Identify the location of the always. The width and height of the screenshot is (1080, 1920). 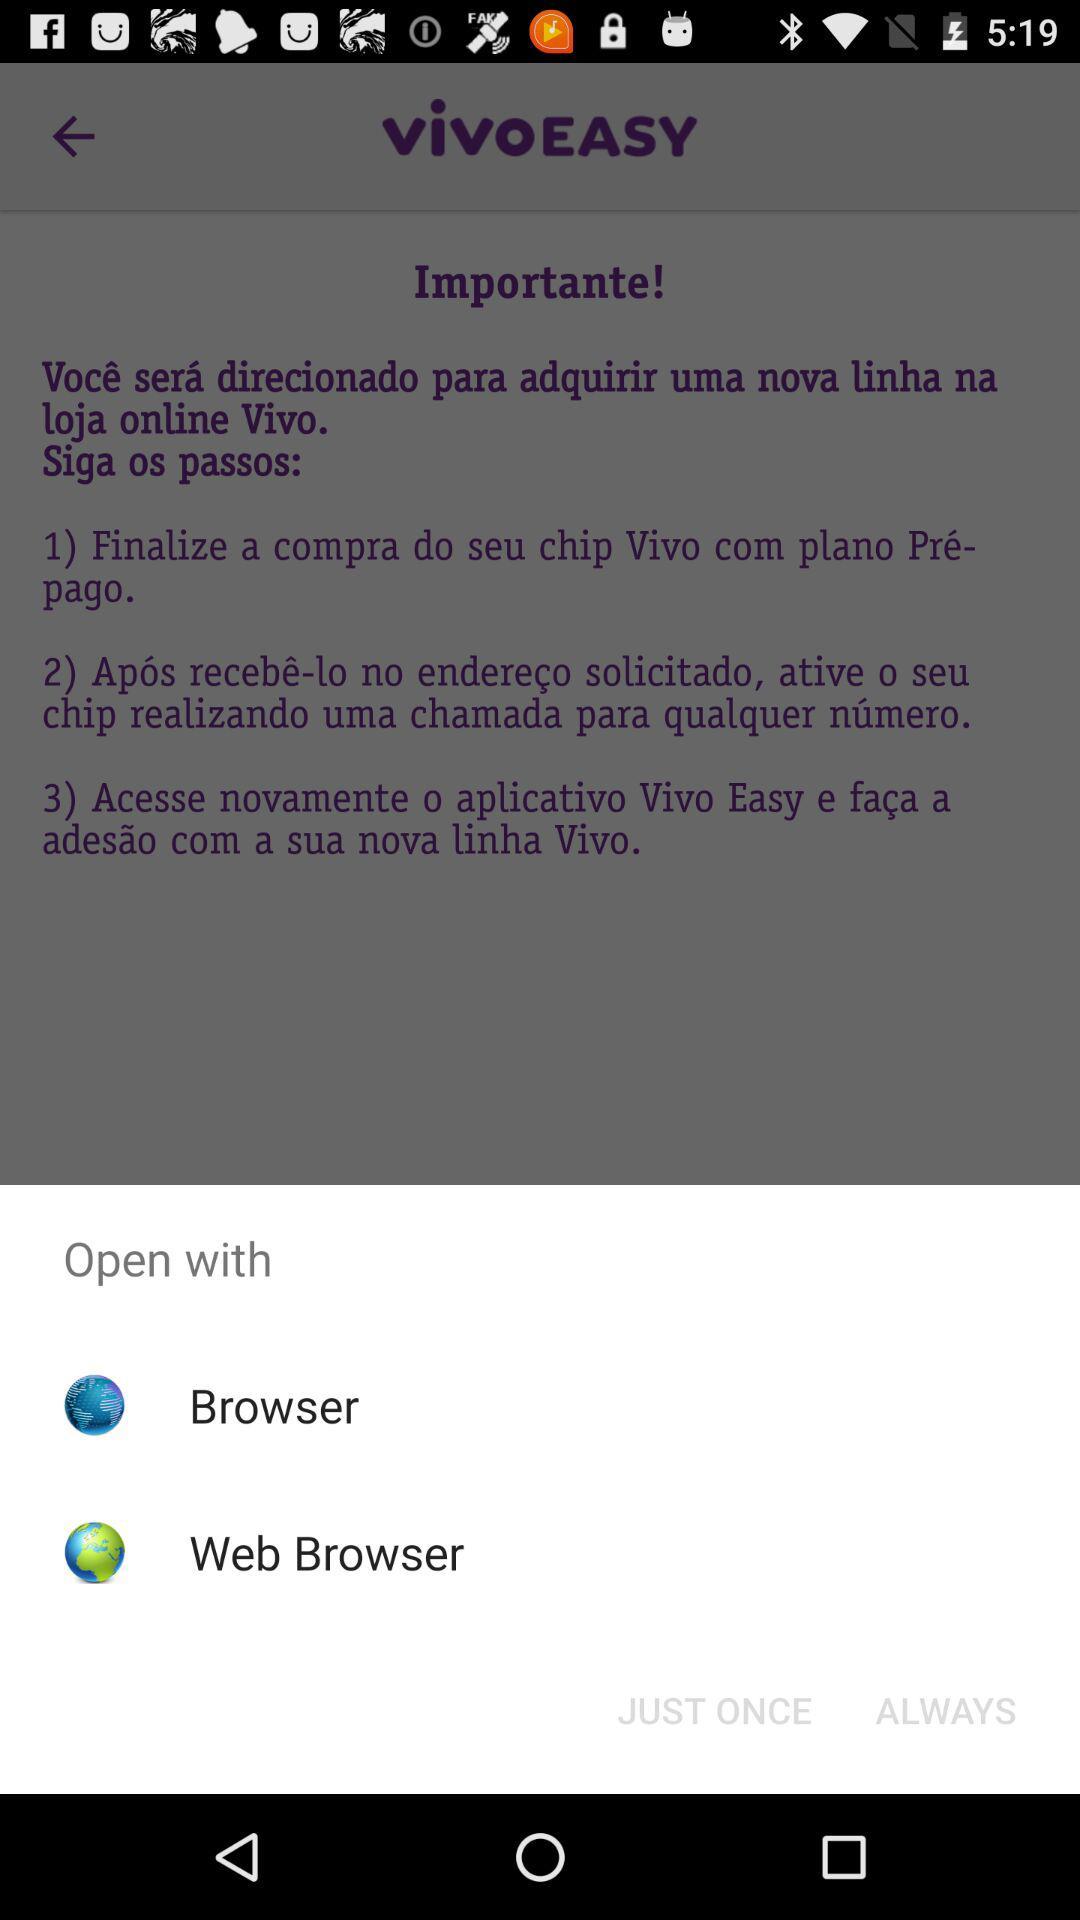
(945, 1708).